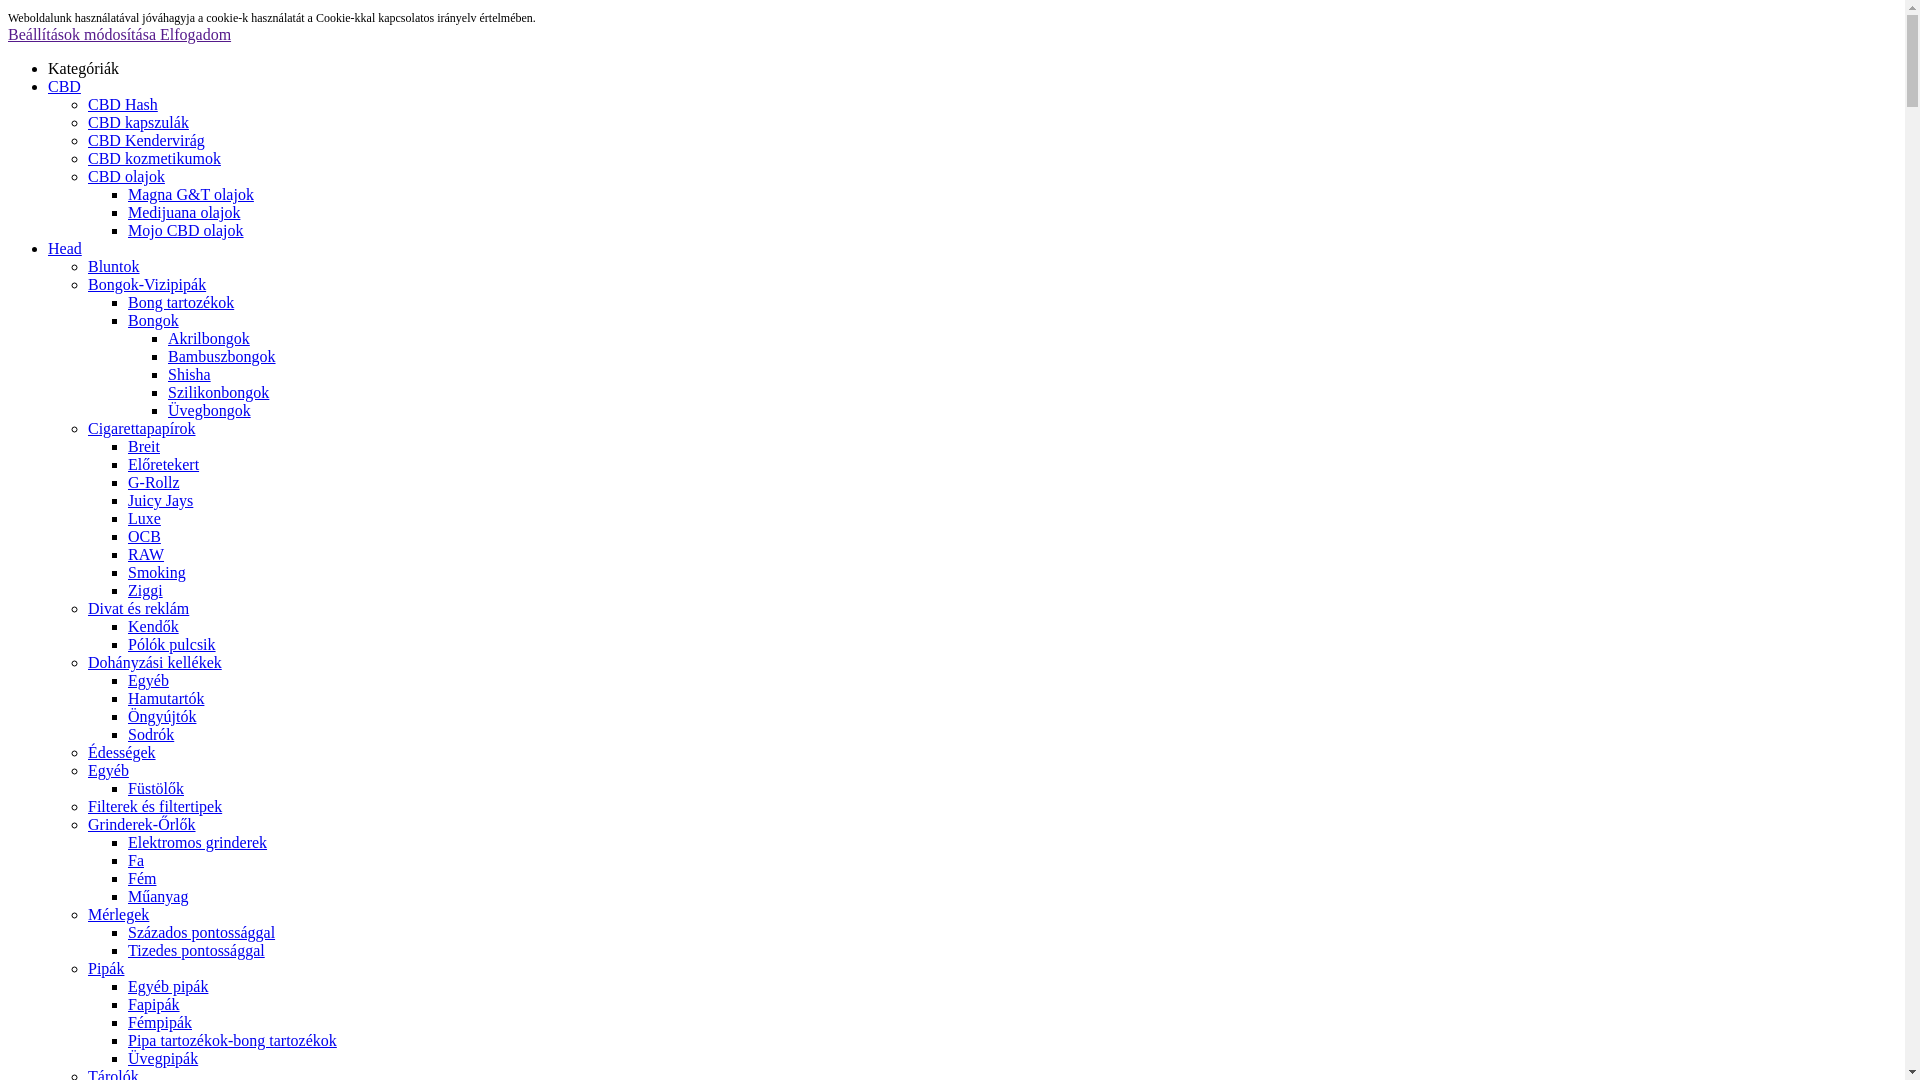  What do you see at coordinates (143, 535) in the screenshot?
I see `'OCB'` at bounding box center [143, 535].